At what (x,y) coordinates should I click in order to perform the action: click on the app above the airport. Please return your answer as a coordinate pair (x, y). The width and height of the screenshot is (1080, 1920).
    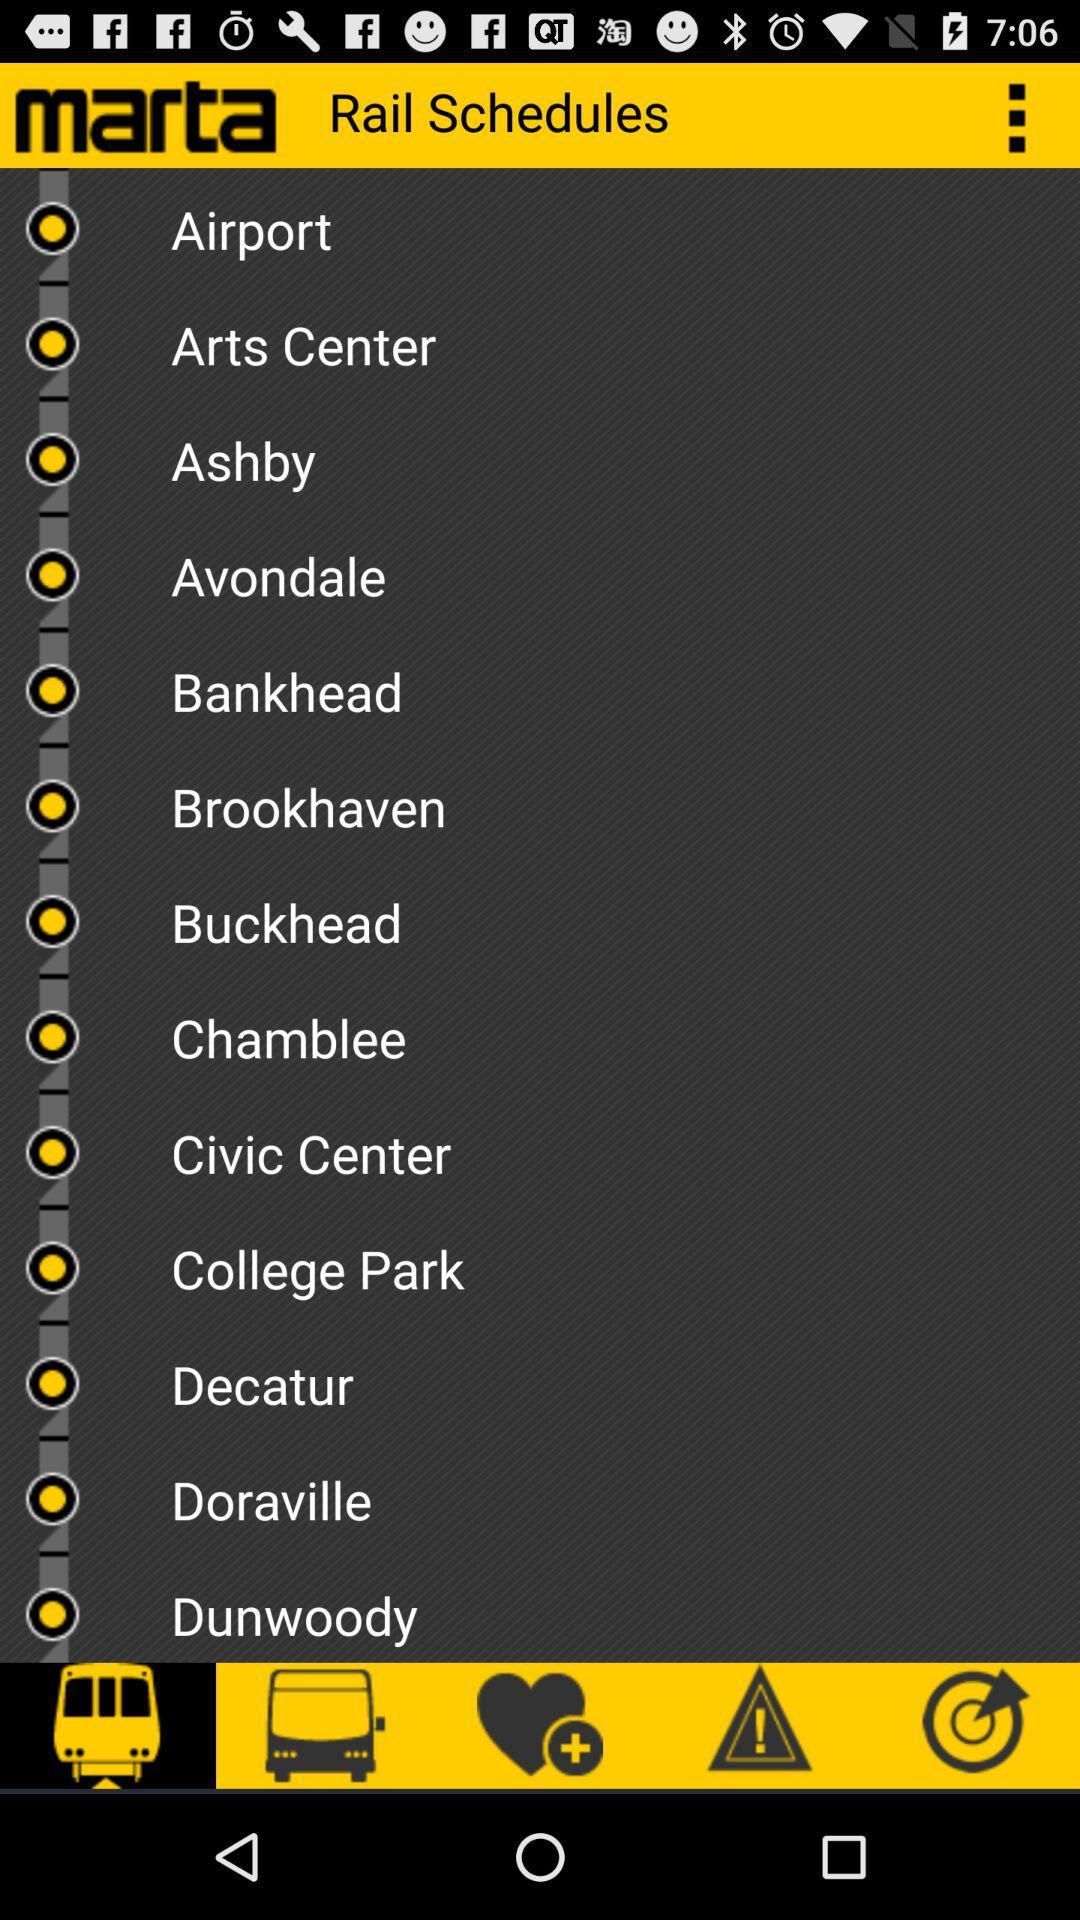
    Looking at the image, I should click on (1027, 114).